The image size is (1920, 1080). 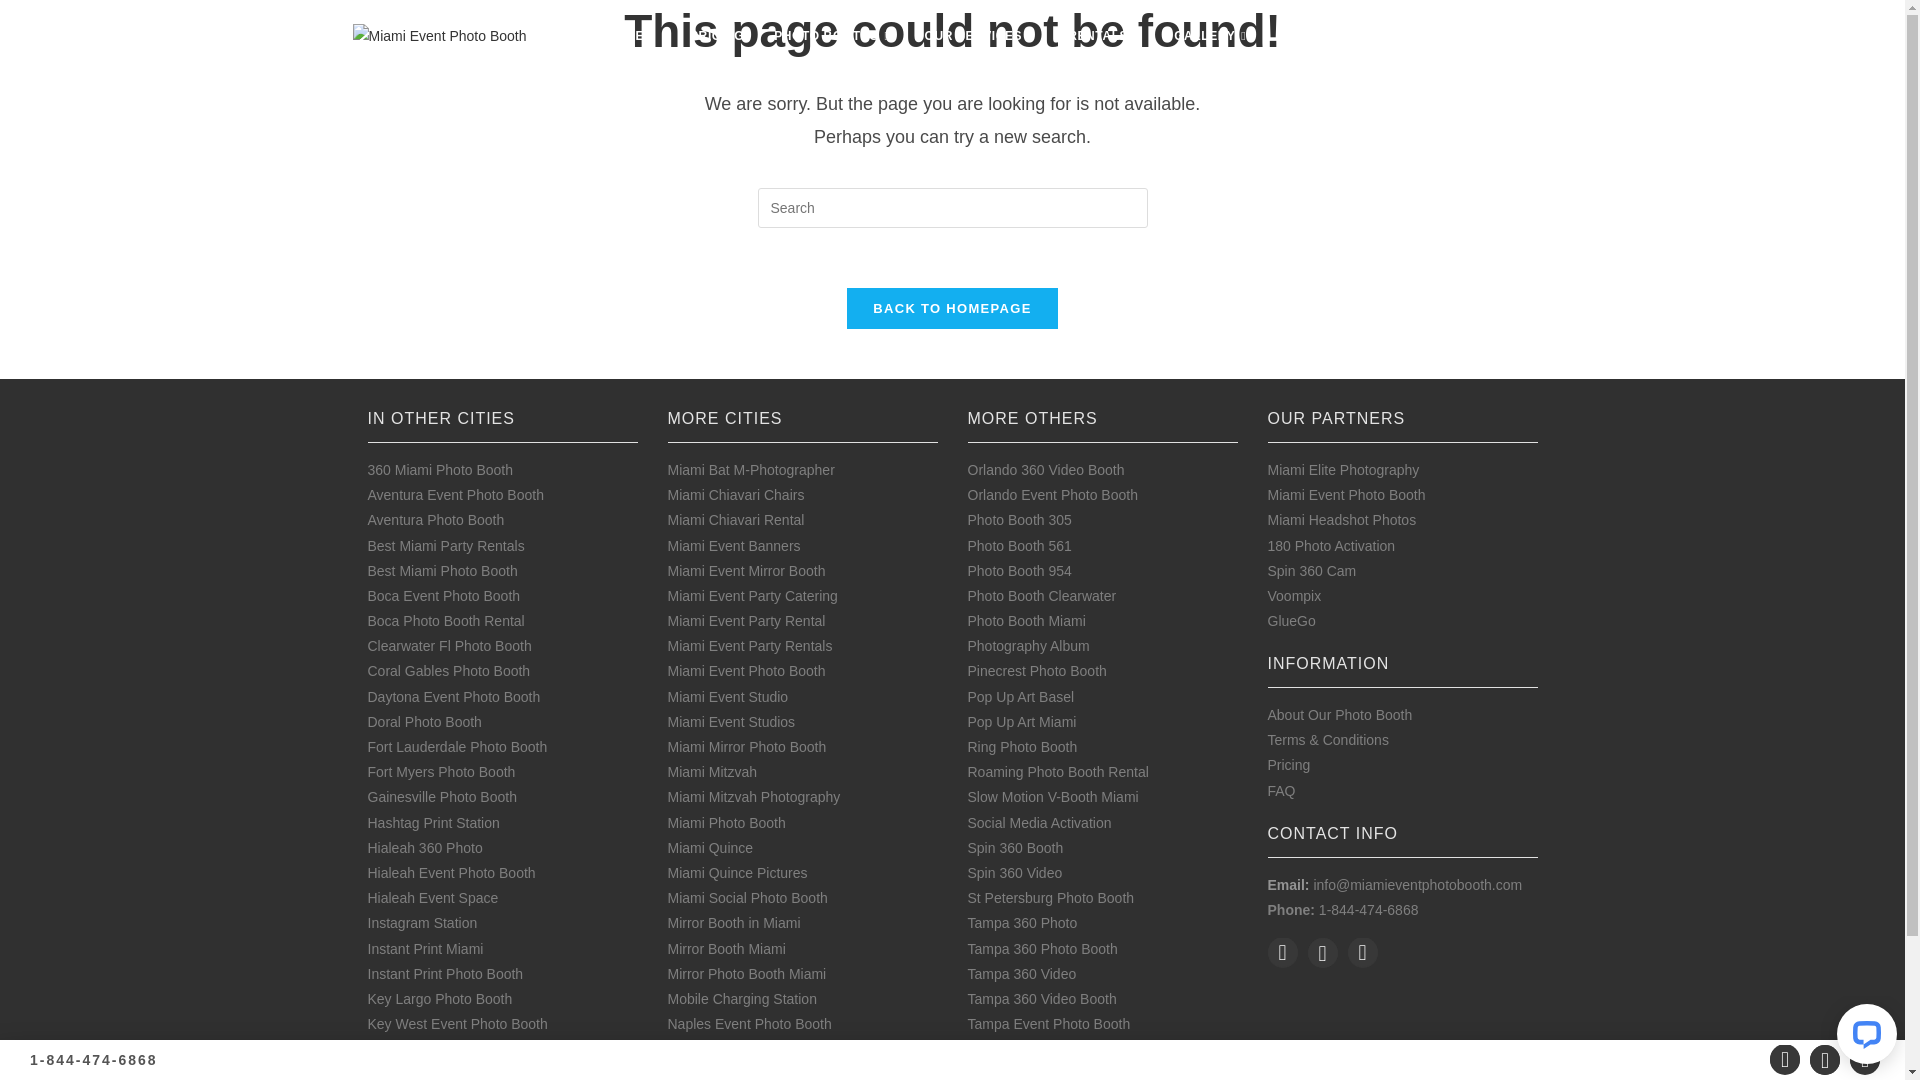 What do you see at coordinates (710, 848) in the screenshot?
I see `'Miami Quince'` at bounding box center [710, 848].